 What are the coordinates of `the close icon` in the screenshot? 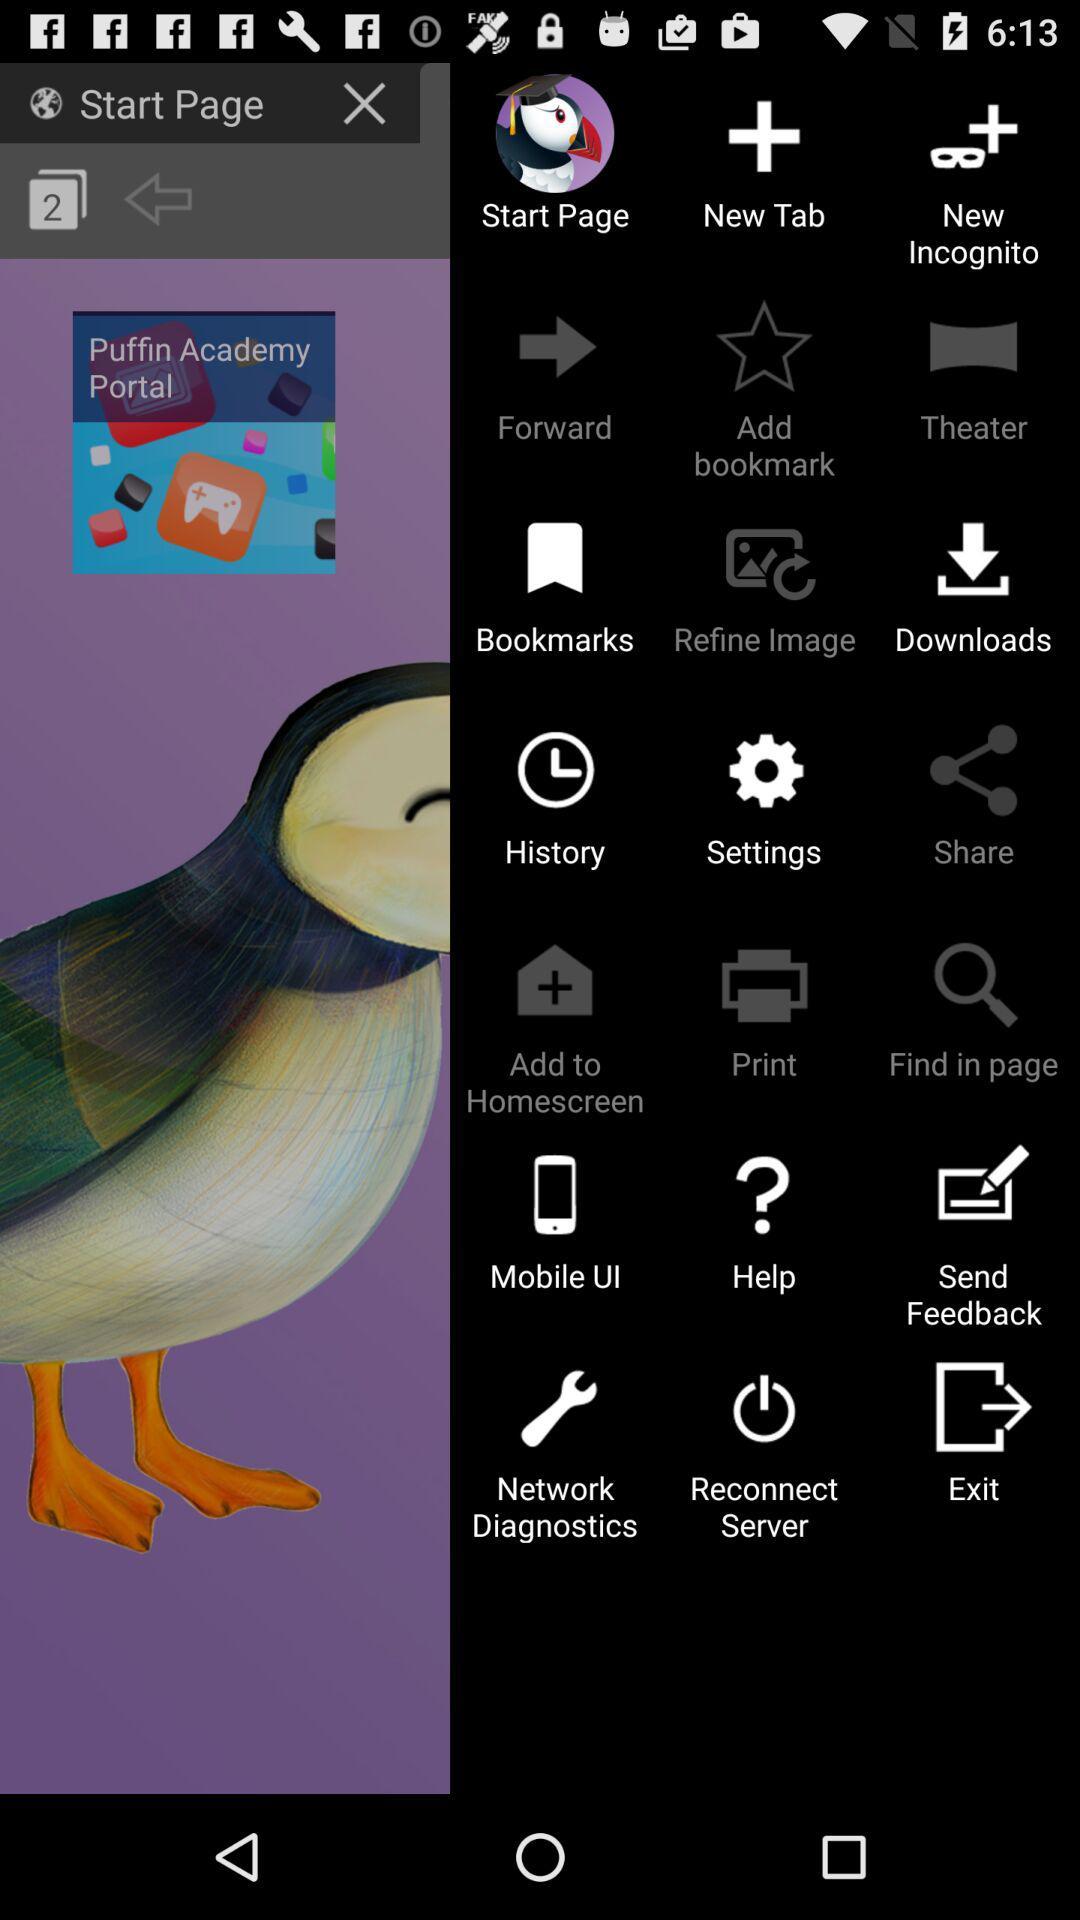 It's located at (367, 109).